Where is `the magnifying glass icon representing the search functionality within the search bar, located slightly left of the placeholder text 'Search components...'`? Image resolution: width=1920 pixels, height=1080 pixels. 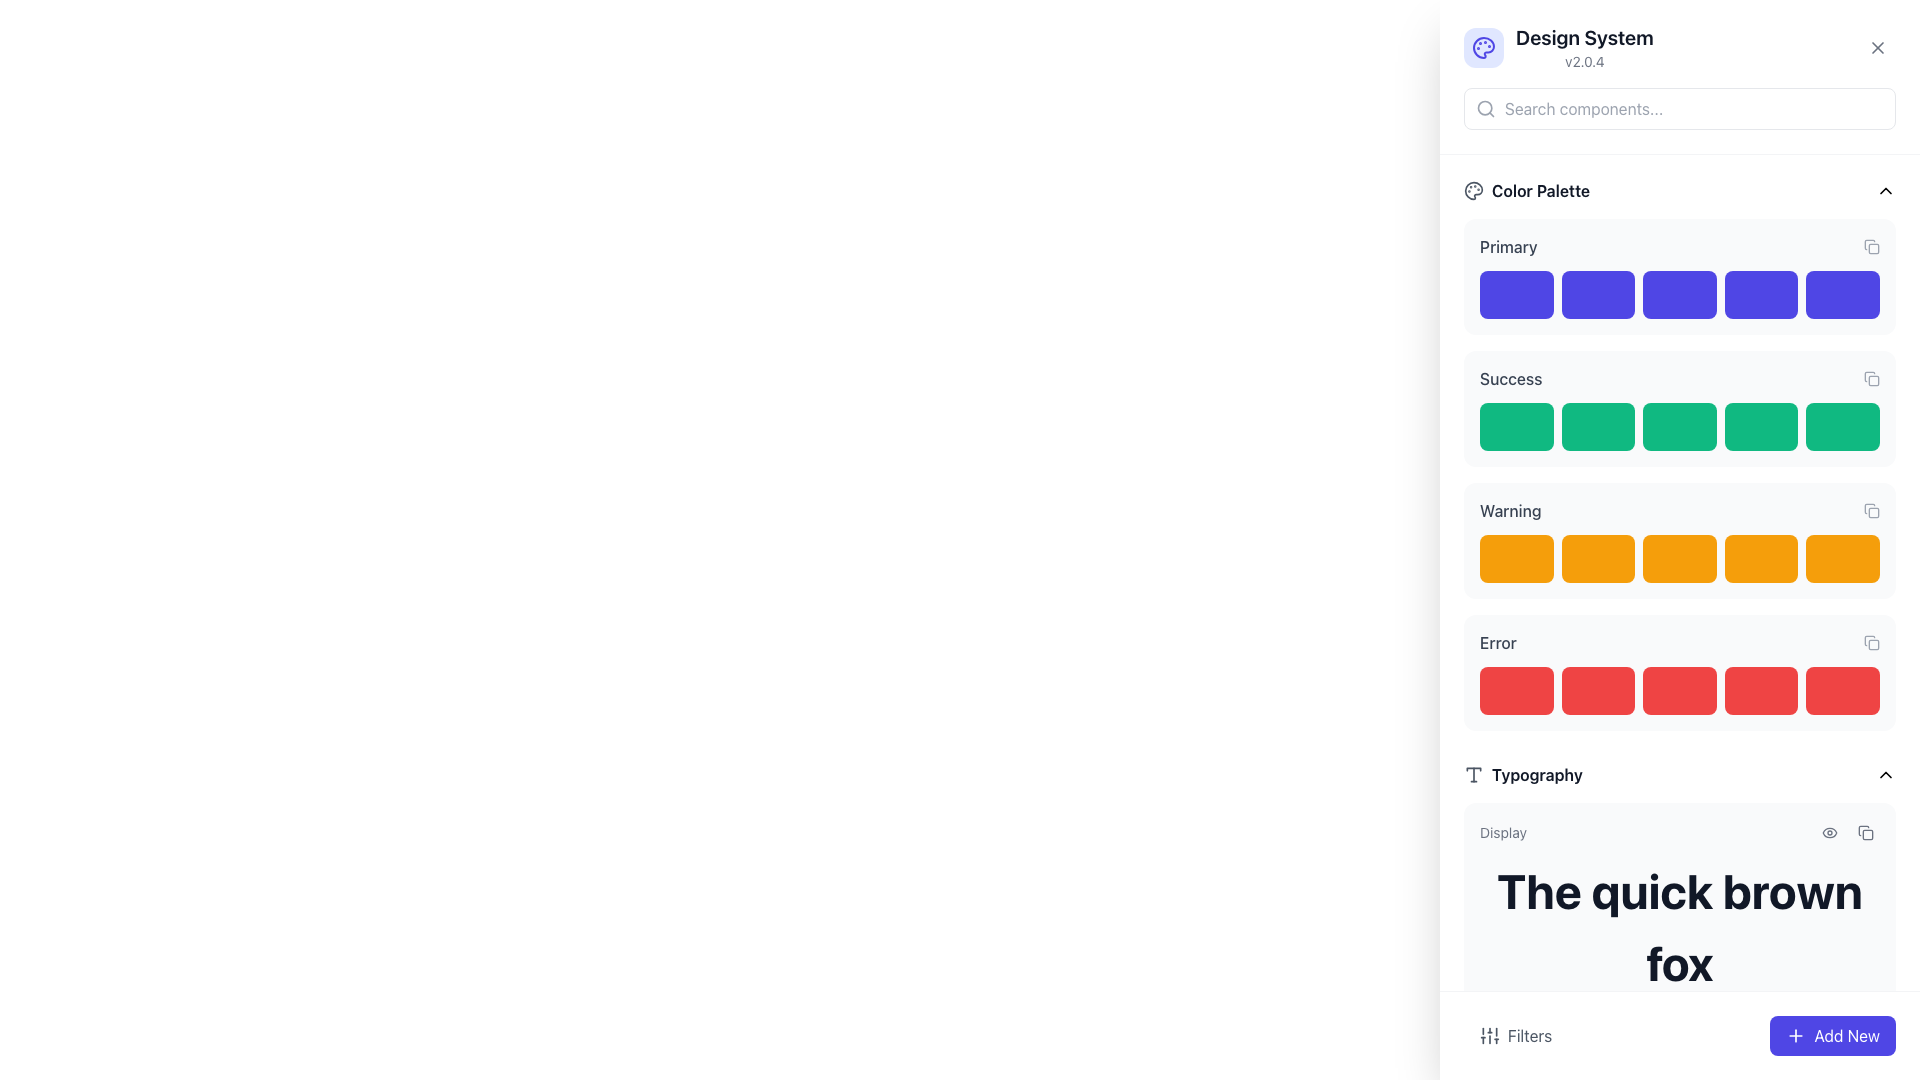
the magnifying glass icon representing the search functionality within the search bar, located slightly left of the placeholder text 'Search components...' is located at coordinates (1486, 108).